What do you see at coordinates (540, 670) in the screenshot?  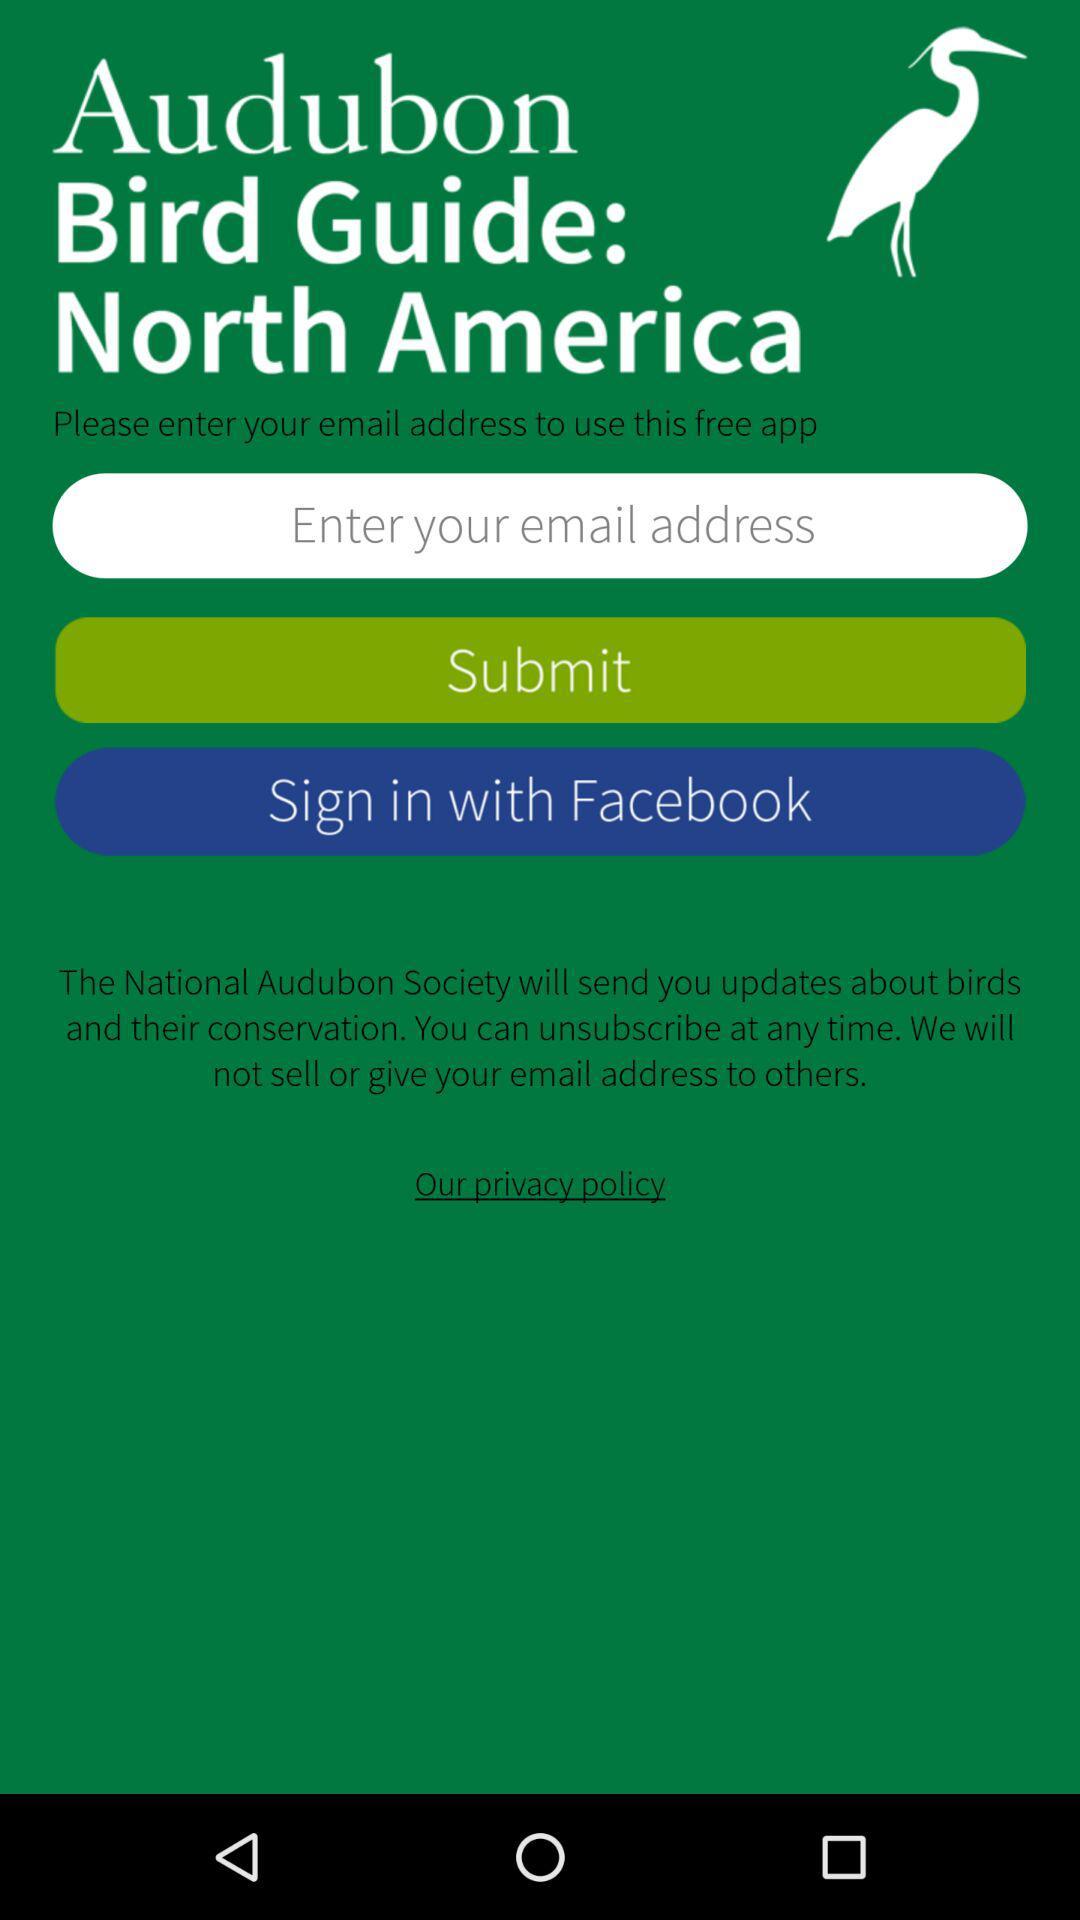 I see `submit option` at bounding box center [540, 670].